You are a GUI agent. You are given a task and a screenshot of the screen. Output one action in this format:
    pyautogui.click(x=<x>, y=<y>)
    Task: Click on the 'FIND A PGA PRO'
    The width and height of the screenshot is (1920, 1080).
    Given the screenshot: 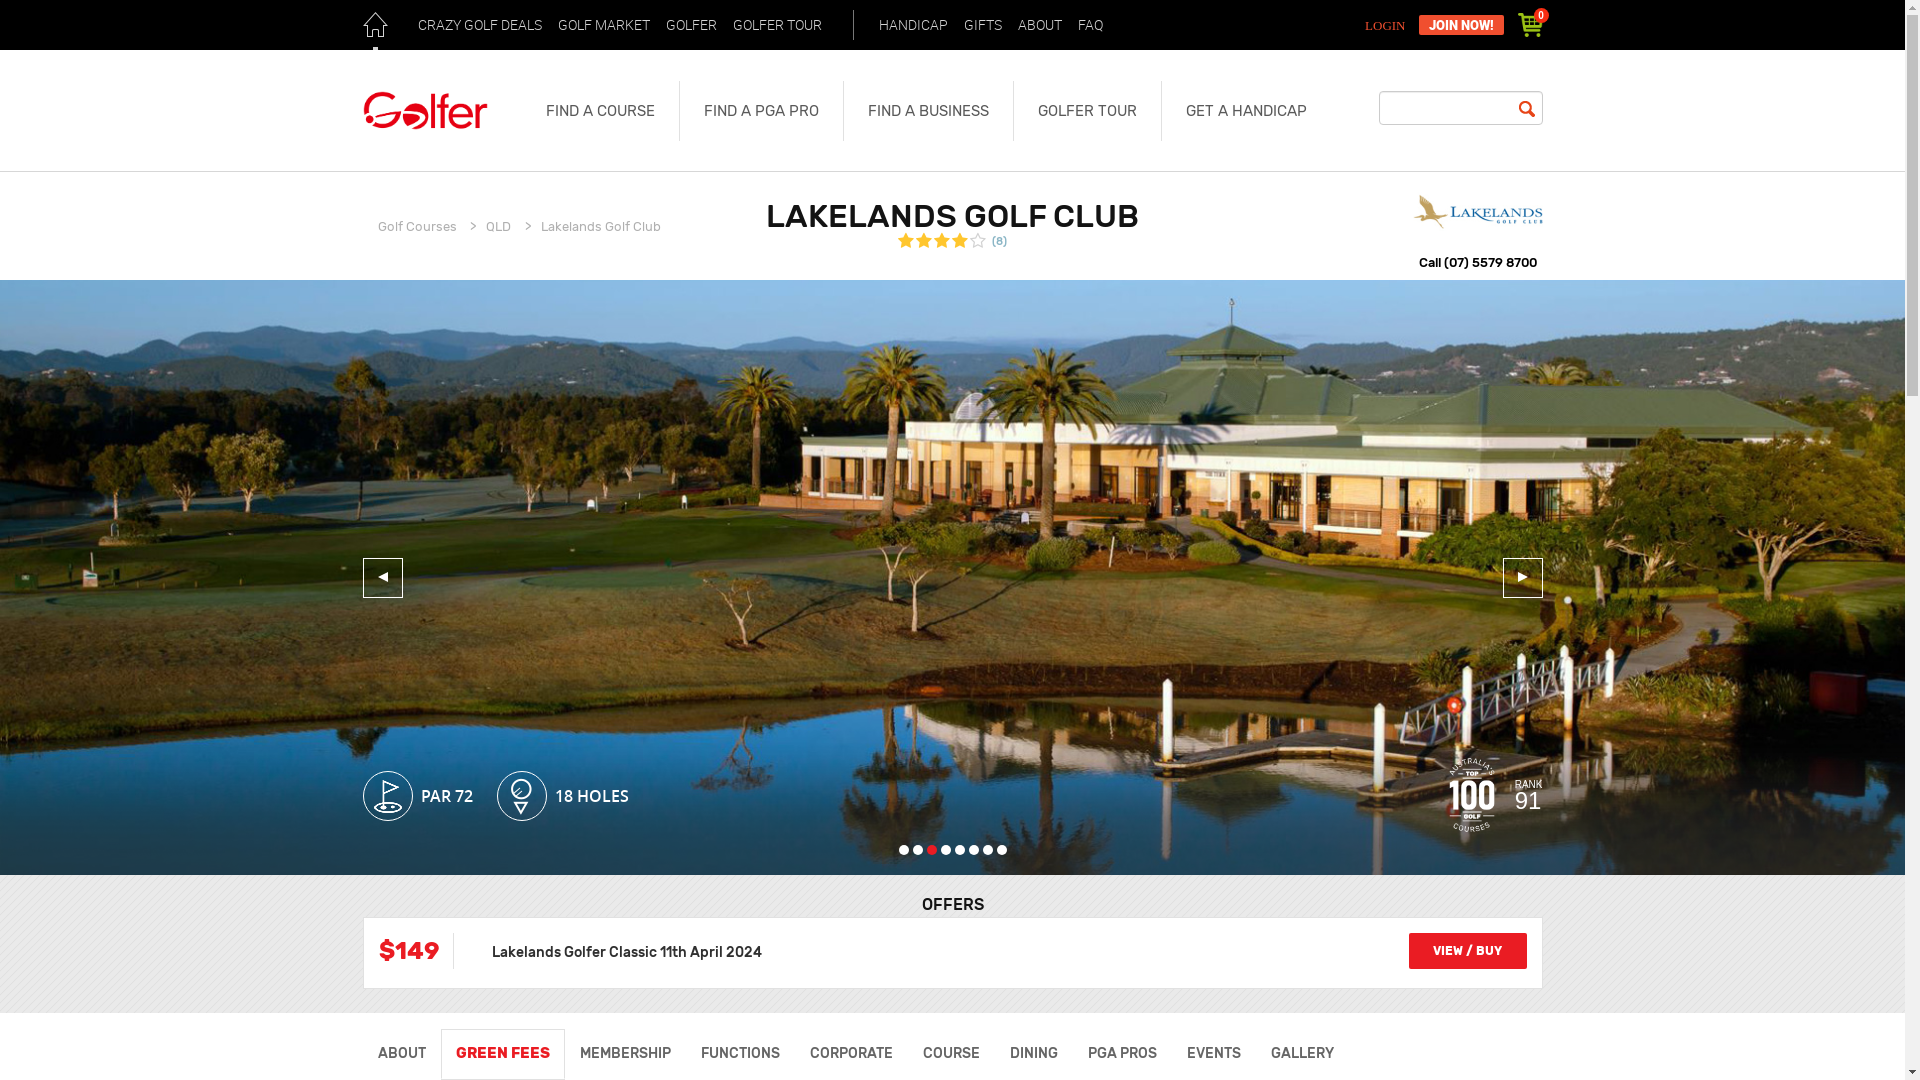 What is the action you would take?
    pyautogui.click(x=759, y=111)
    